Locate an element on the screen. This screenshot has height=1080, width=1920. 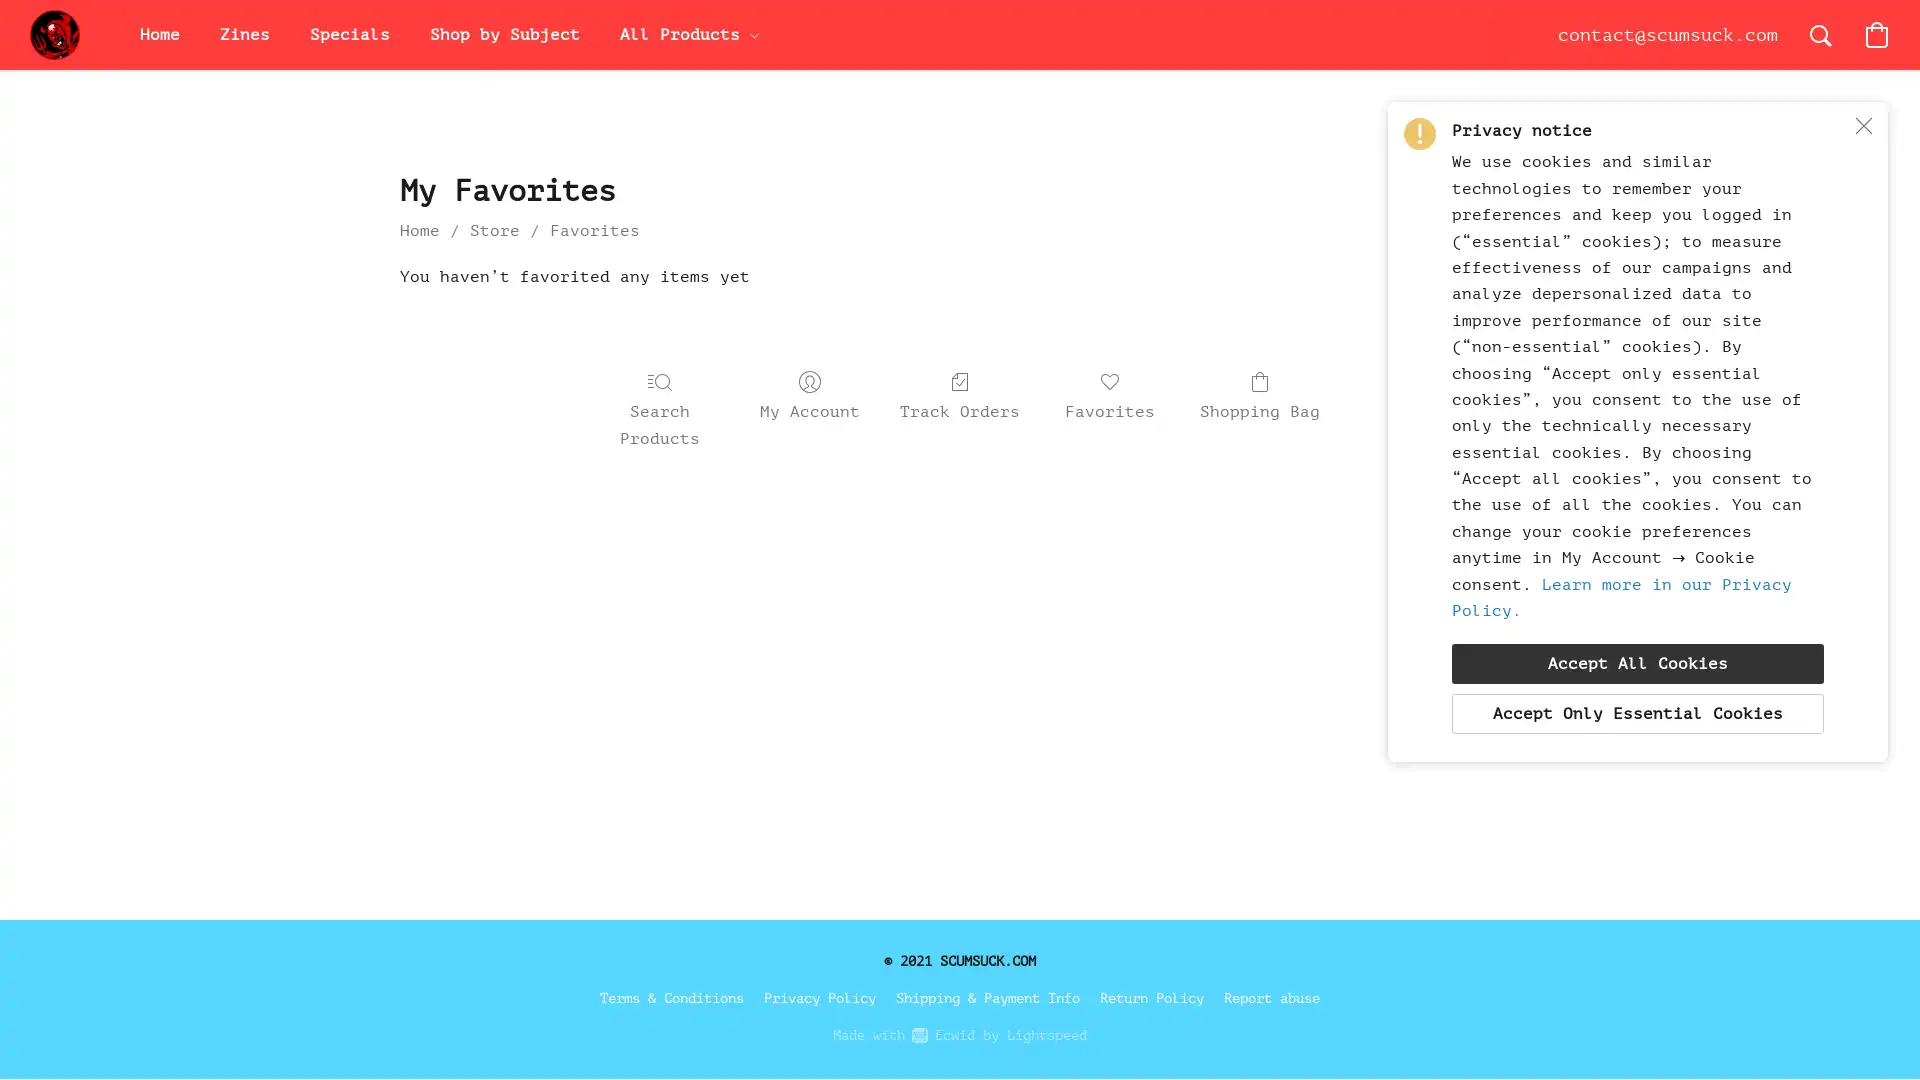
Search the website is located at coordinates (1820, 34).